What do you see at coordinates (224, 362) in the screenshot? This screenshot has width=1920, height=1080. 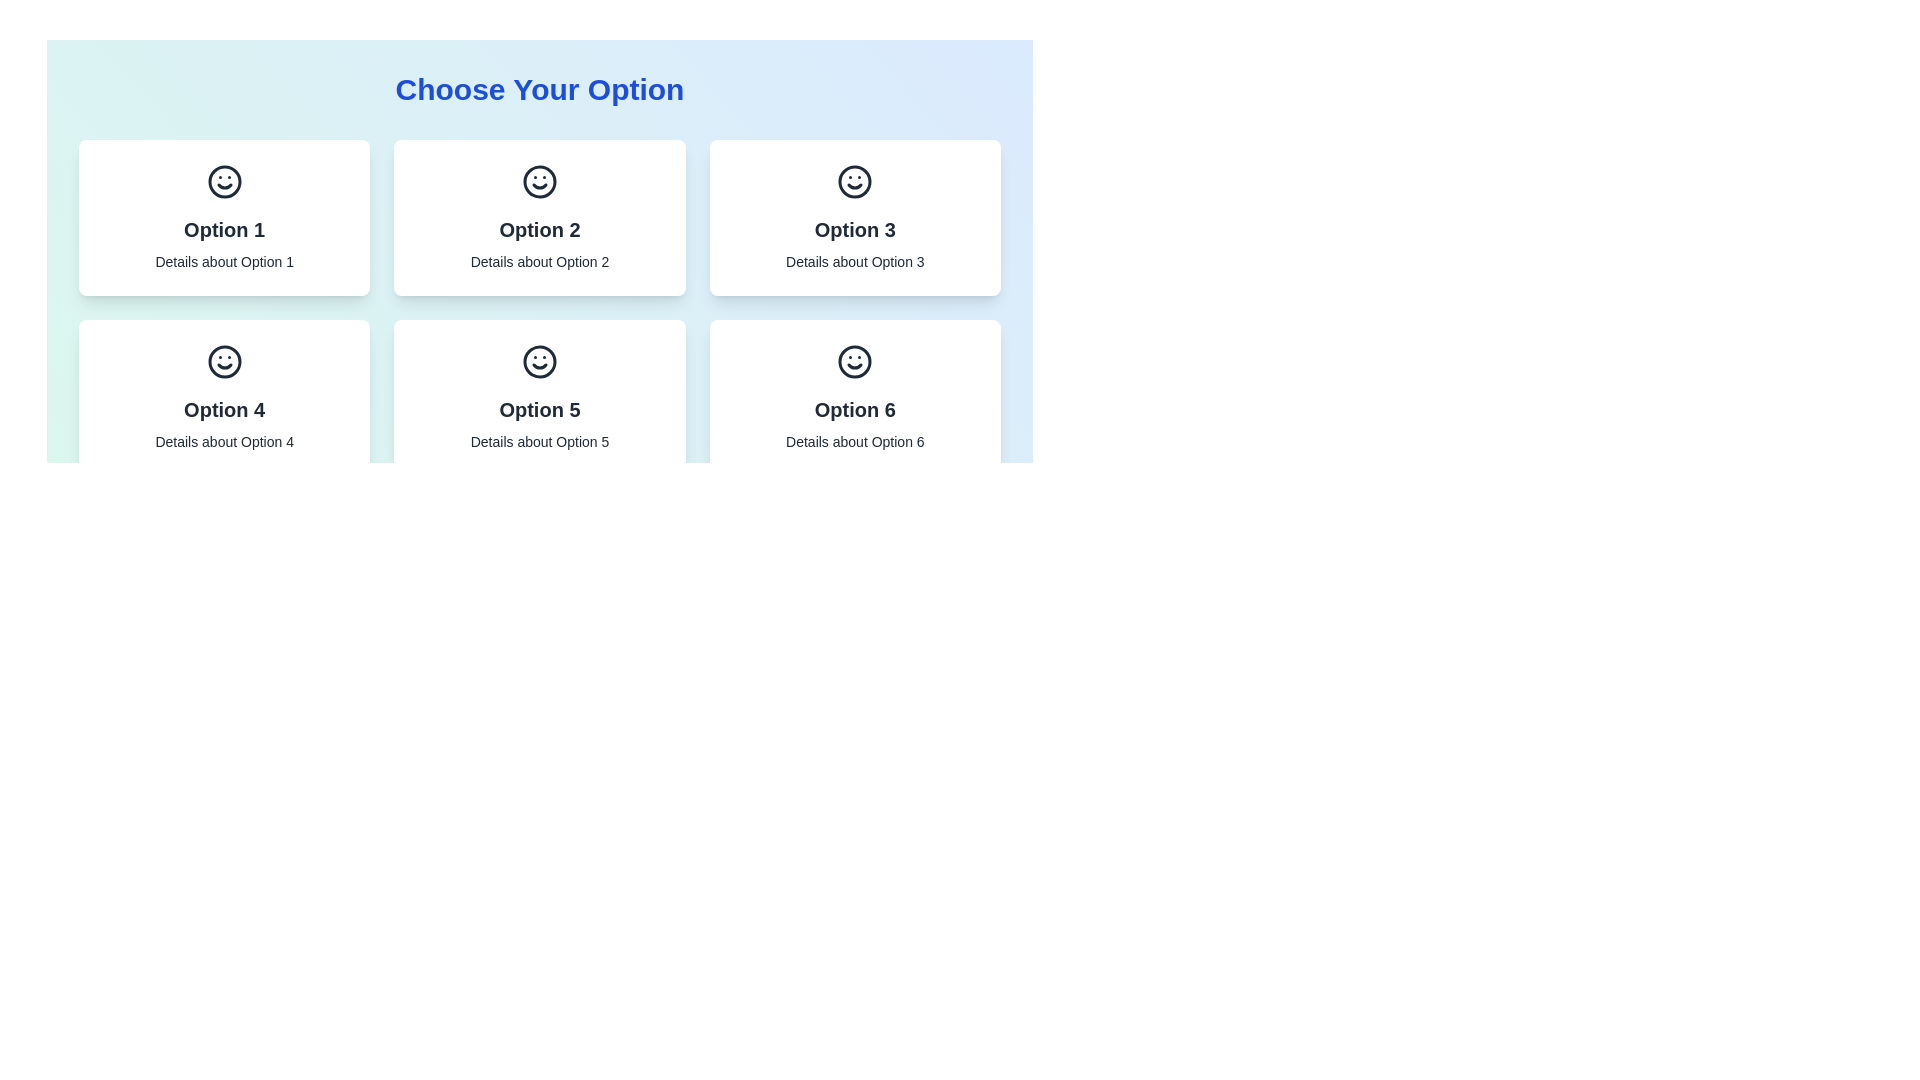 I see `the decorative icon associated with 'Option 4' located in the top section of the card in the second row and first column of the grid layout` at bounding box center [224, 362].